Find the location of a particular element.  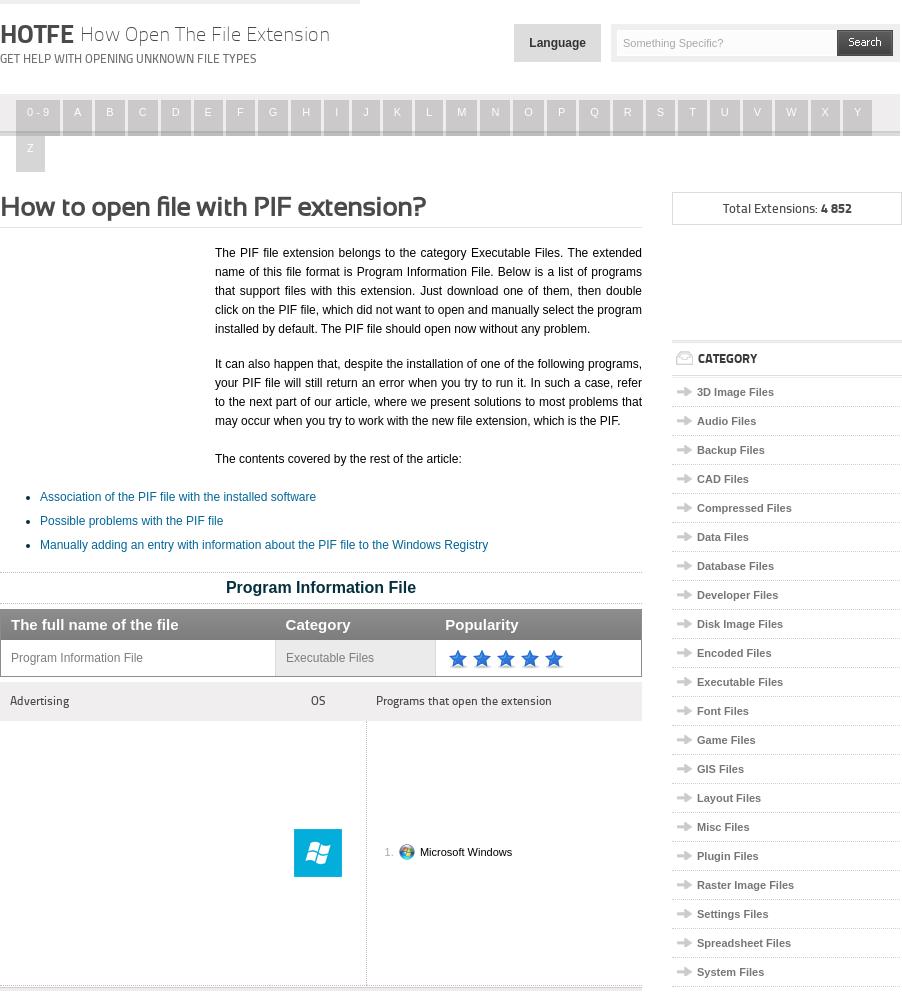

'X' is located at coordinates (823, 111).